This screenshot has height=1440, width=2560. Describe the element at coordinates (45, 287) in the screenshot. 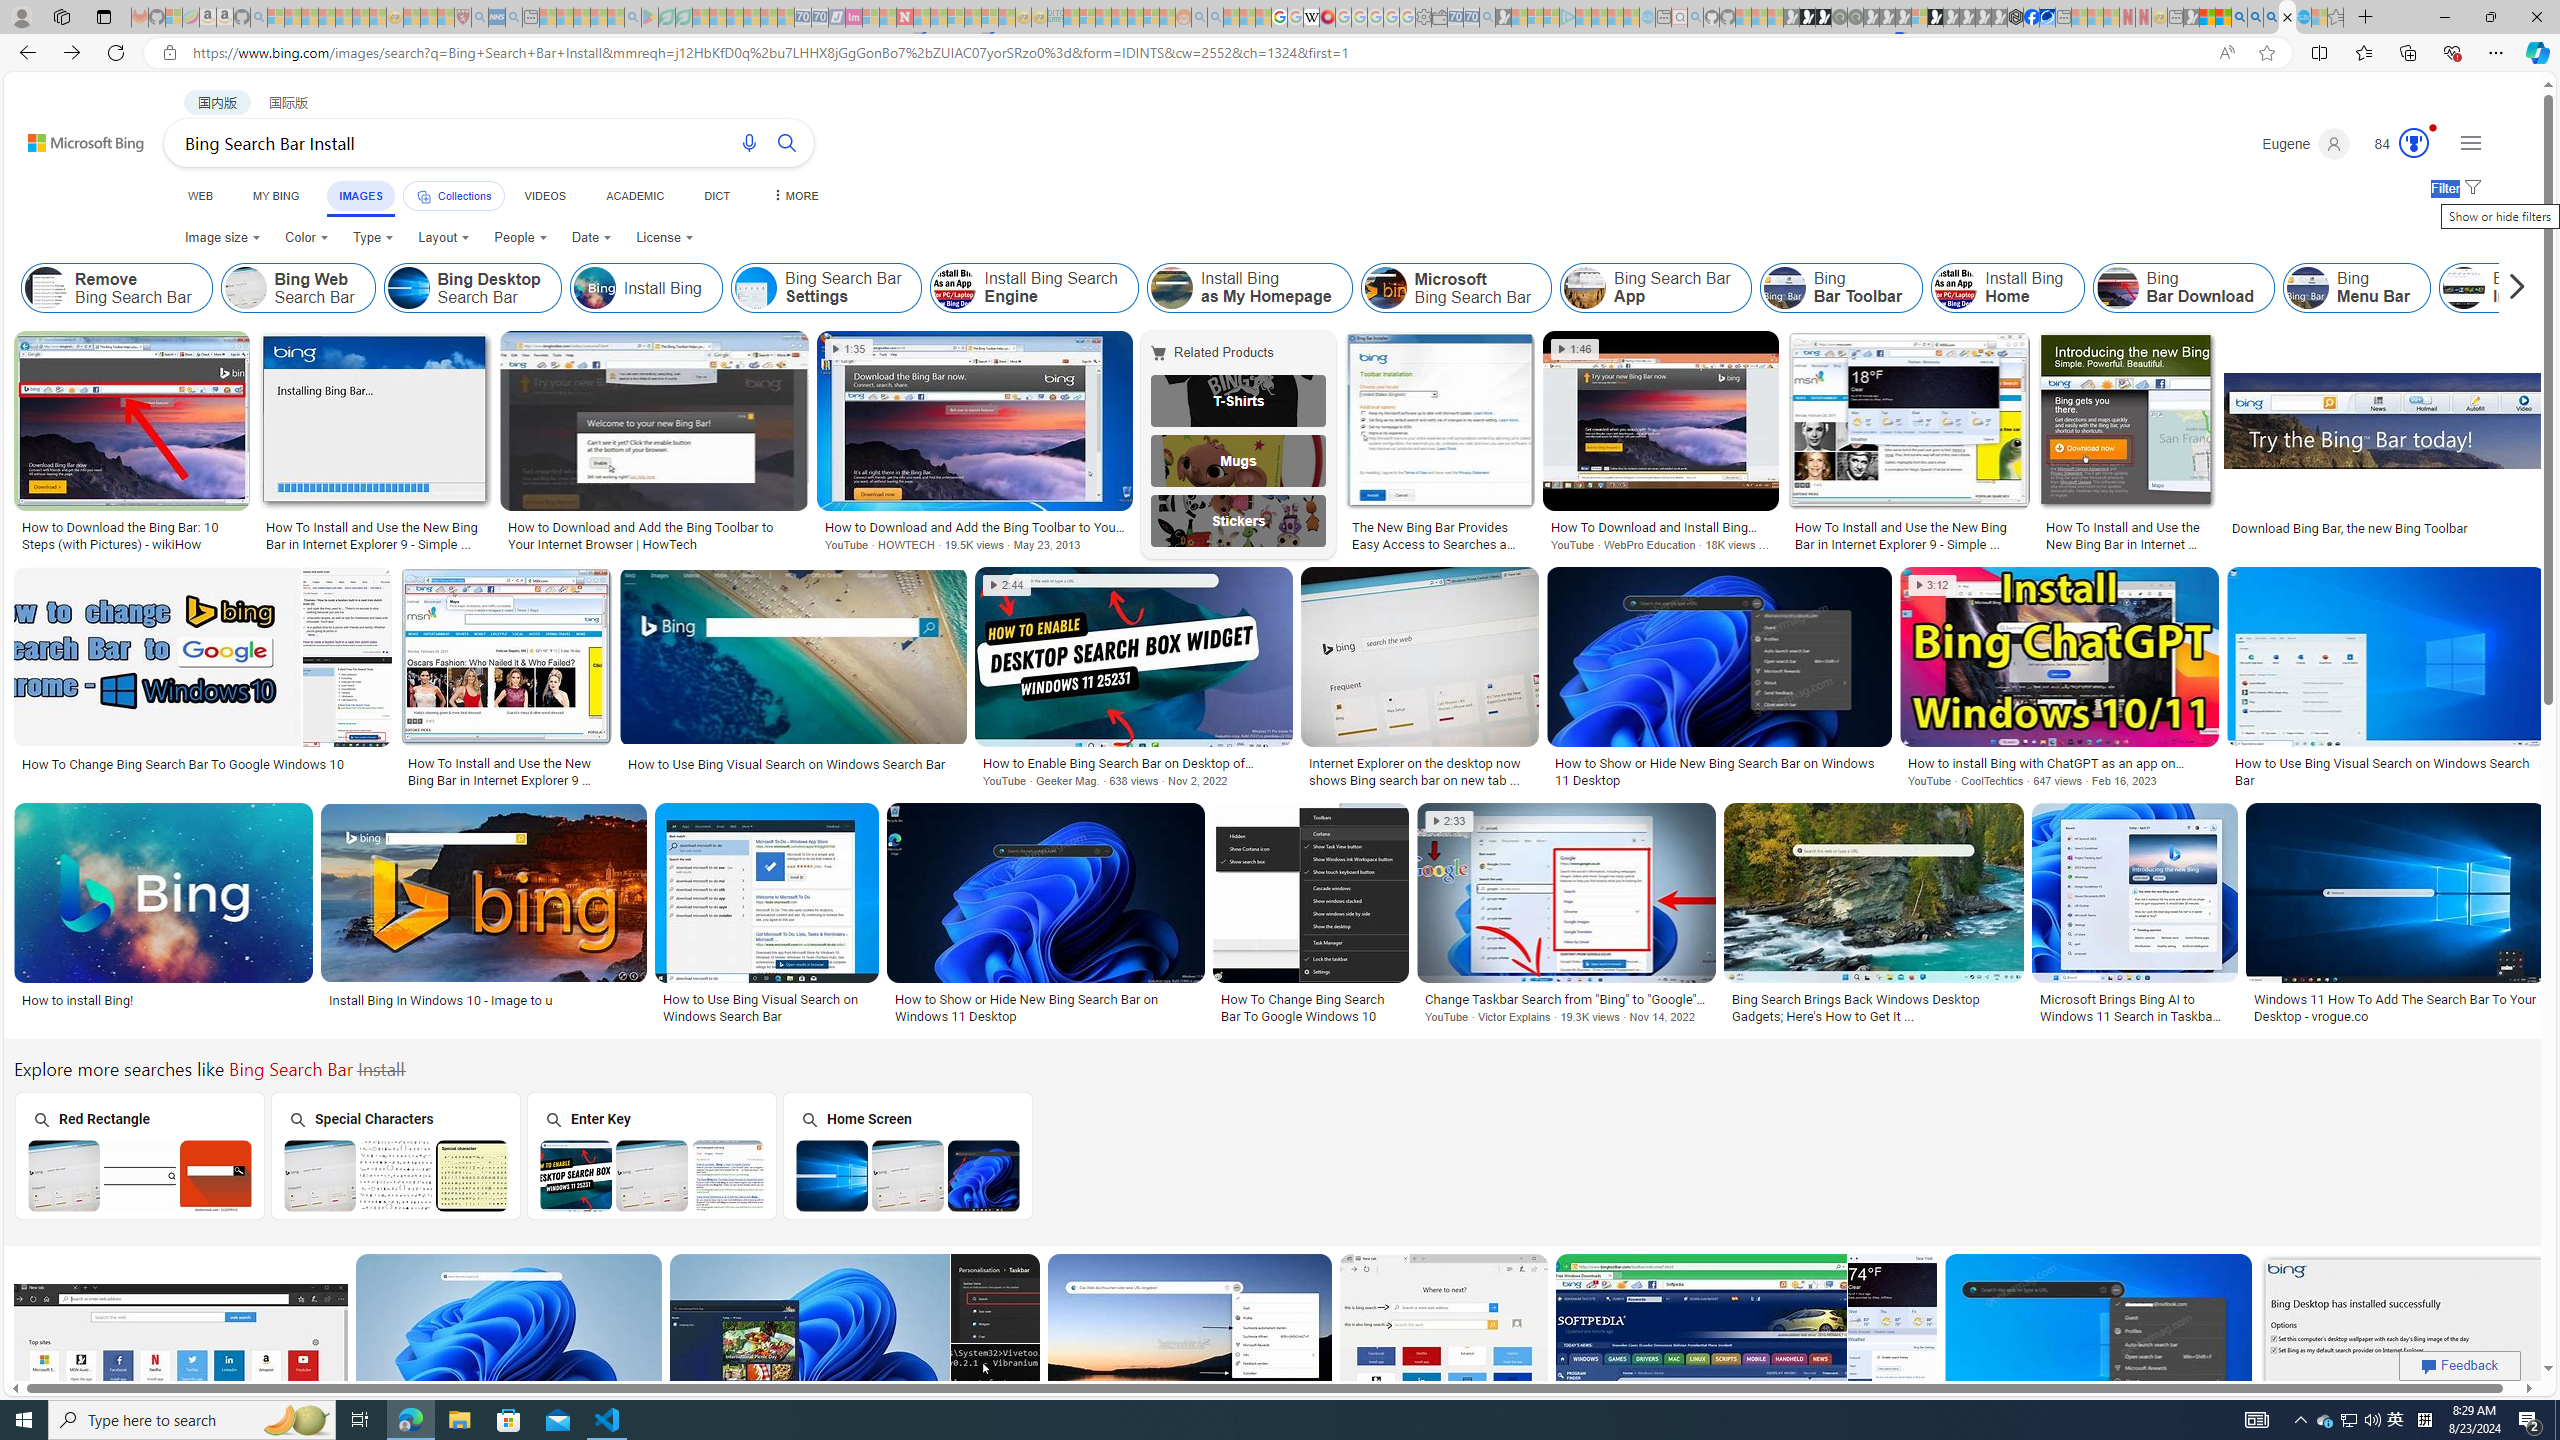

I see `'Remove Bing Search Bar'` at that location.